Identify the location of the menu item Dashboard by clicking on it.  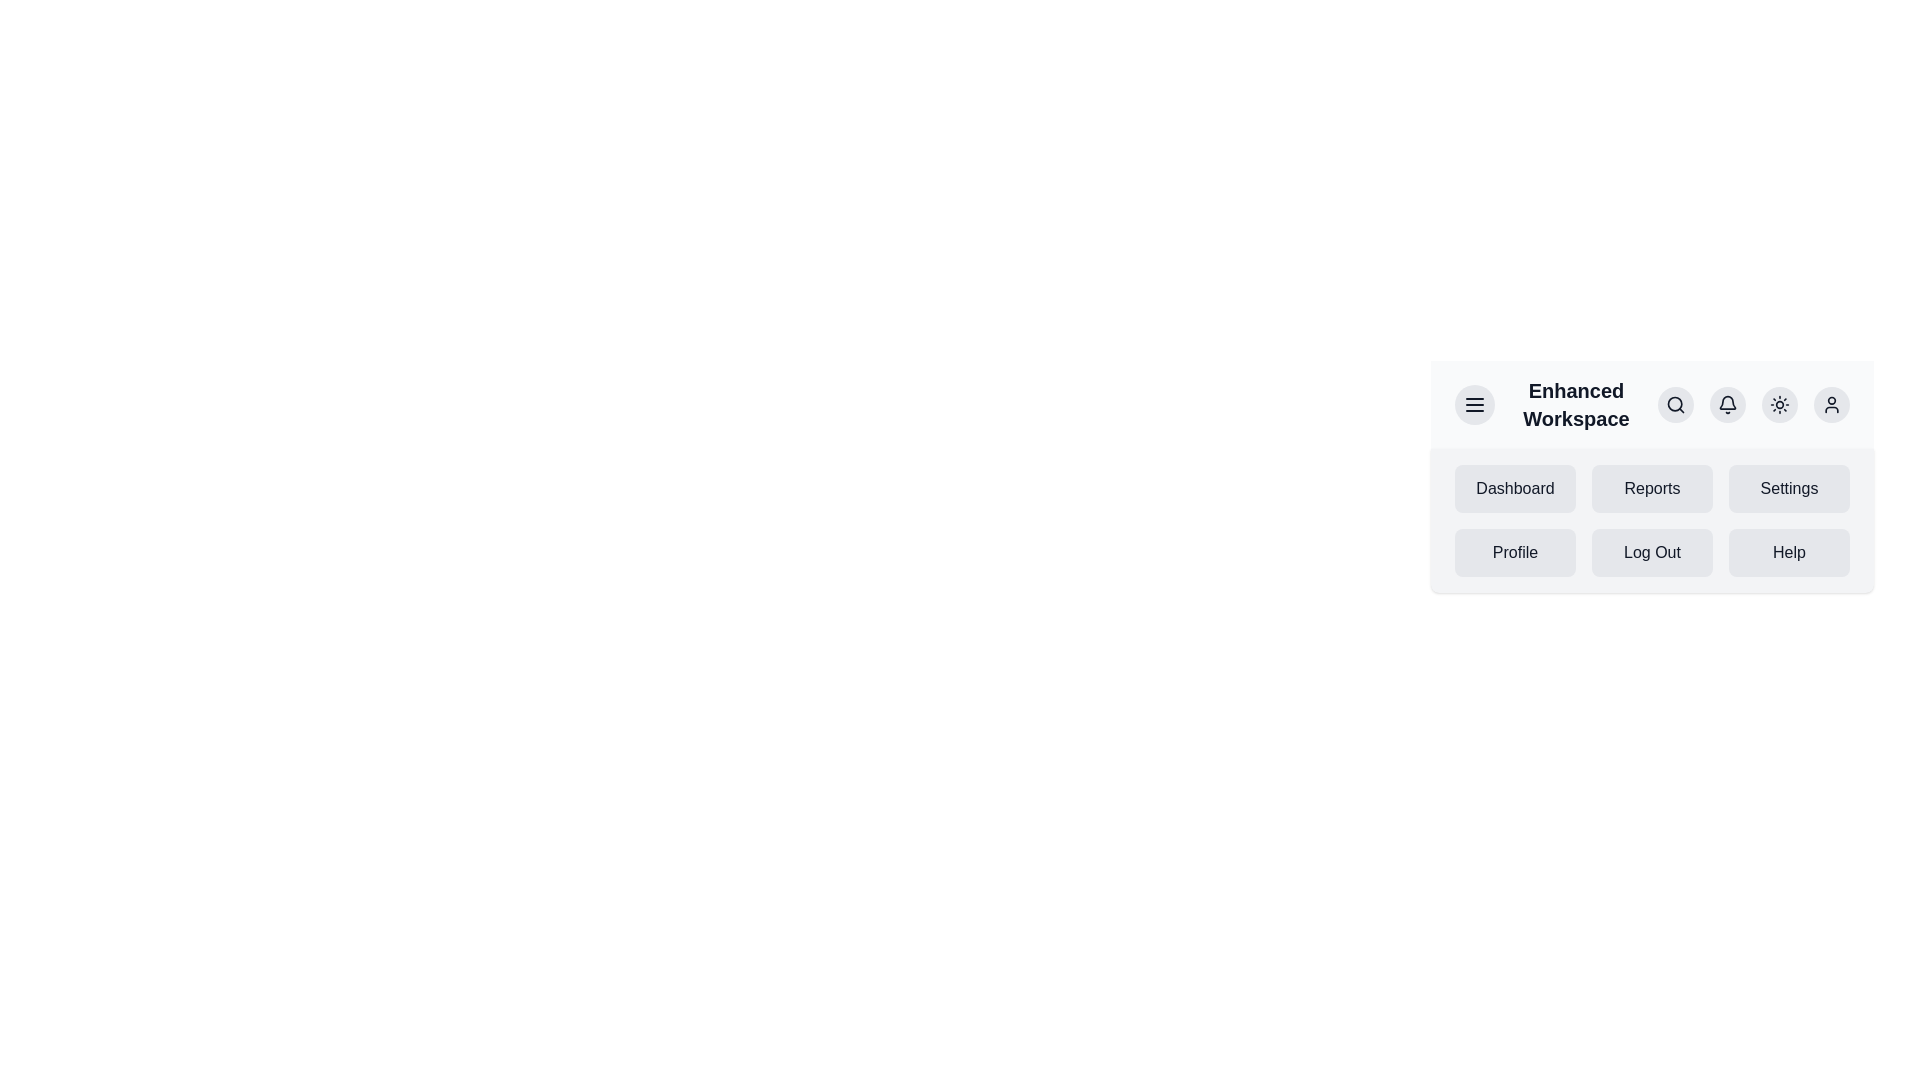
(1515, 489).